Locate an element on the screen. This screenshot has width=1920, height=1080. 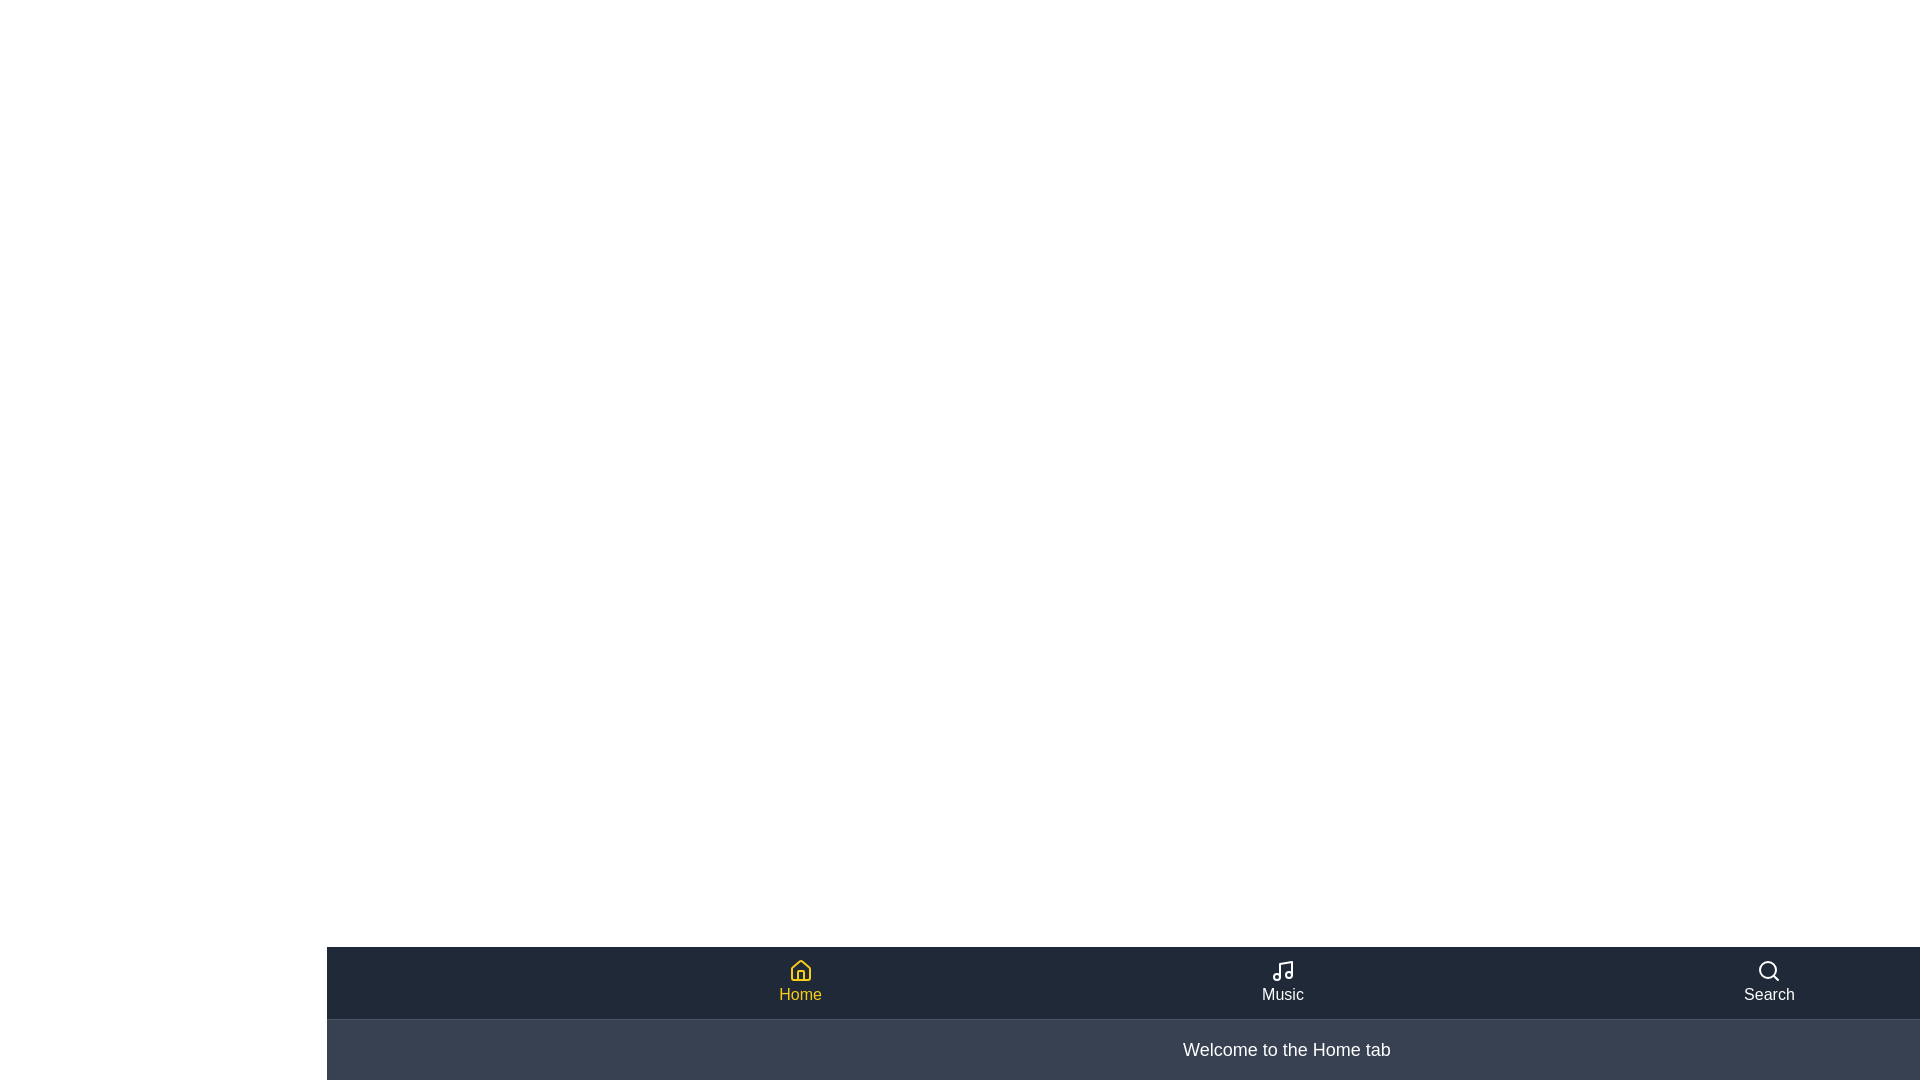
the text content of the active tab to interact with it is located at coordinates (1286, 1048).